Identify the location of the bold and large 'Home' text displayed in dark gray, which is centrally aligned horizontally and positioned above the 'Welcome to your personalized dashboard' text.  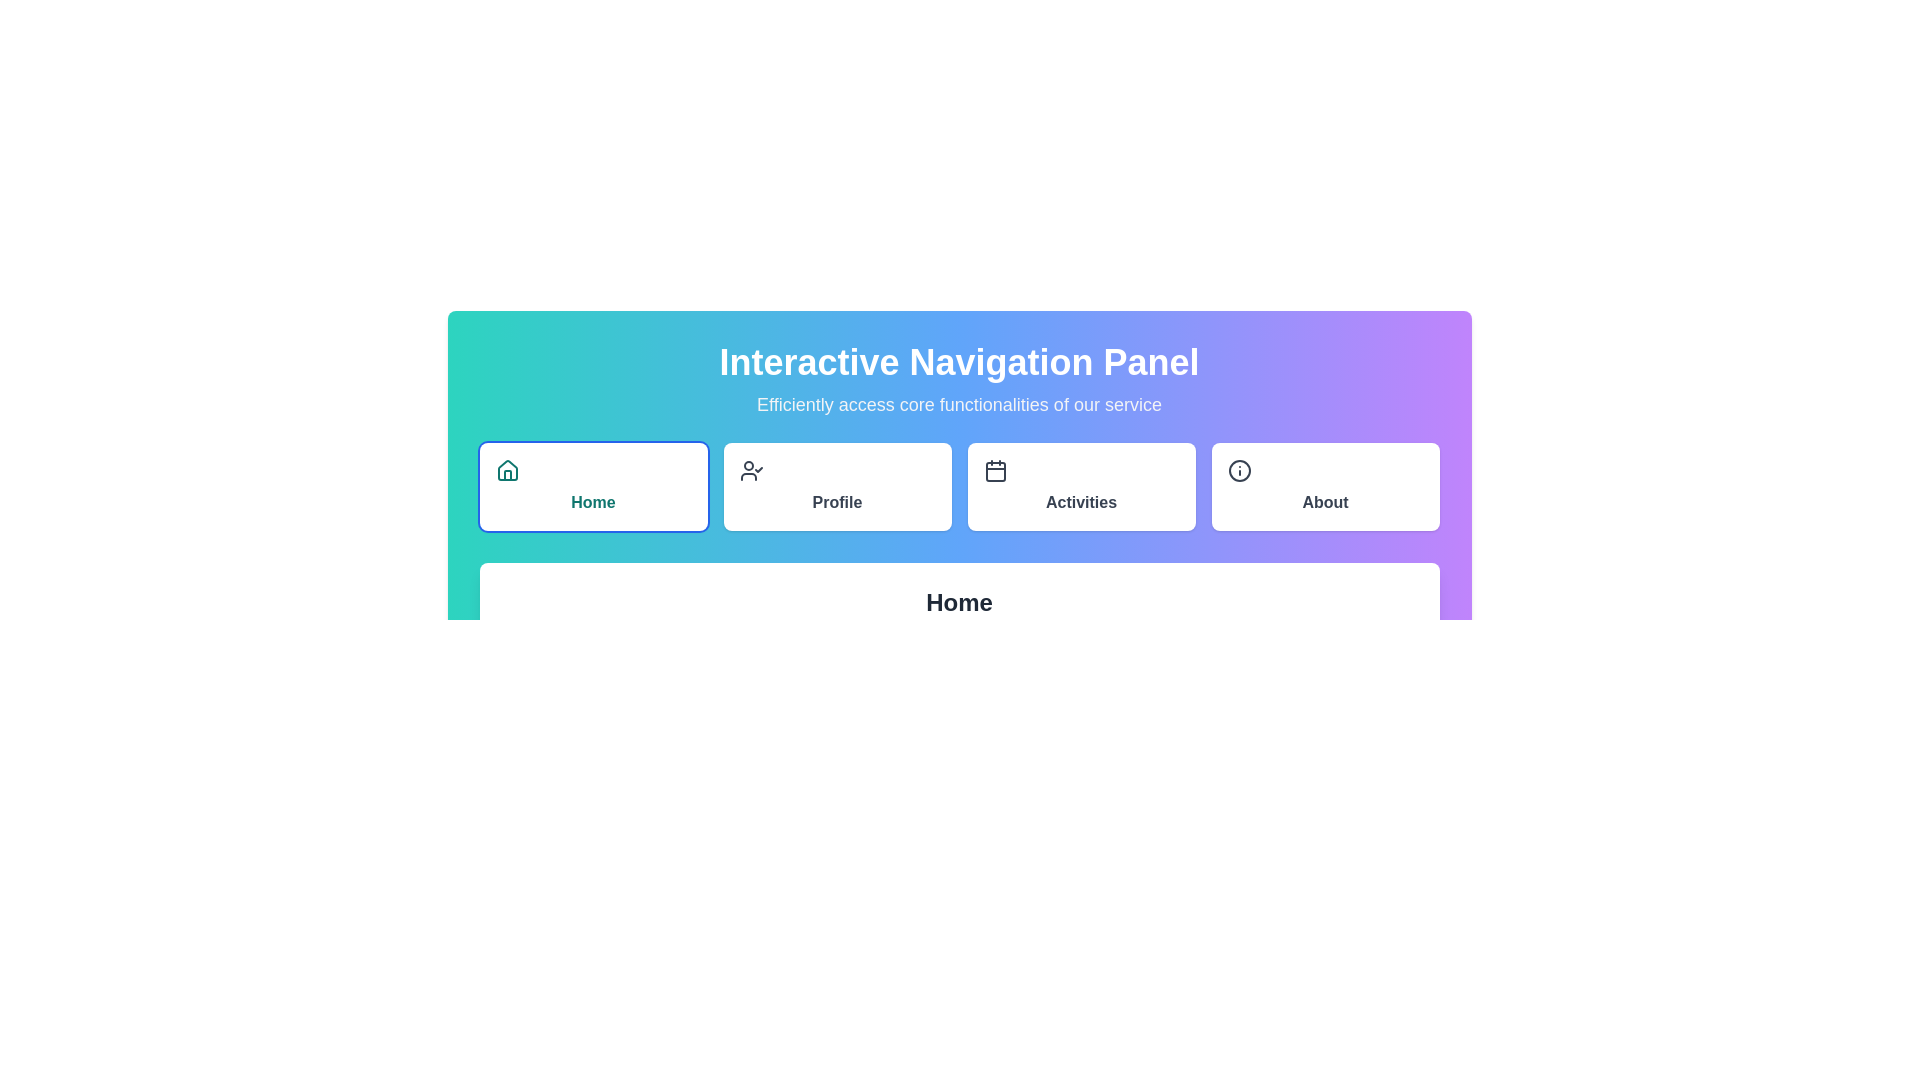
(958, 601).